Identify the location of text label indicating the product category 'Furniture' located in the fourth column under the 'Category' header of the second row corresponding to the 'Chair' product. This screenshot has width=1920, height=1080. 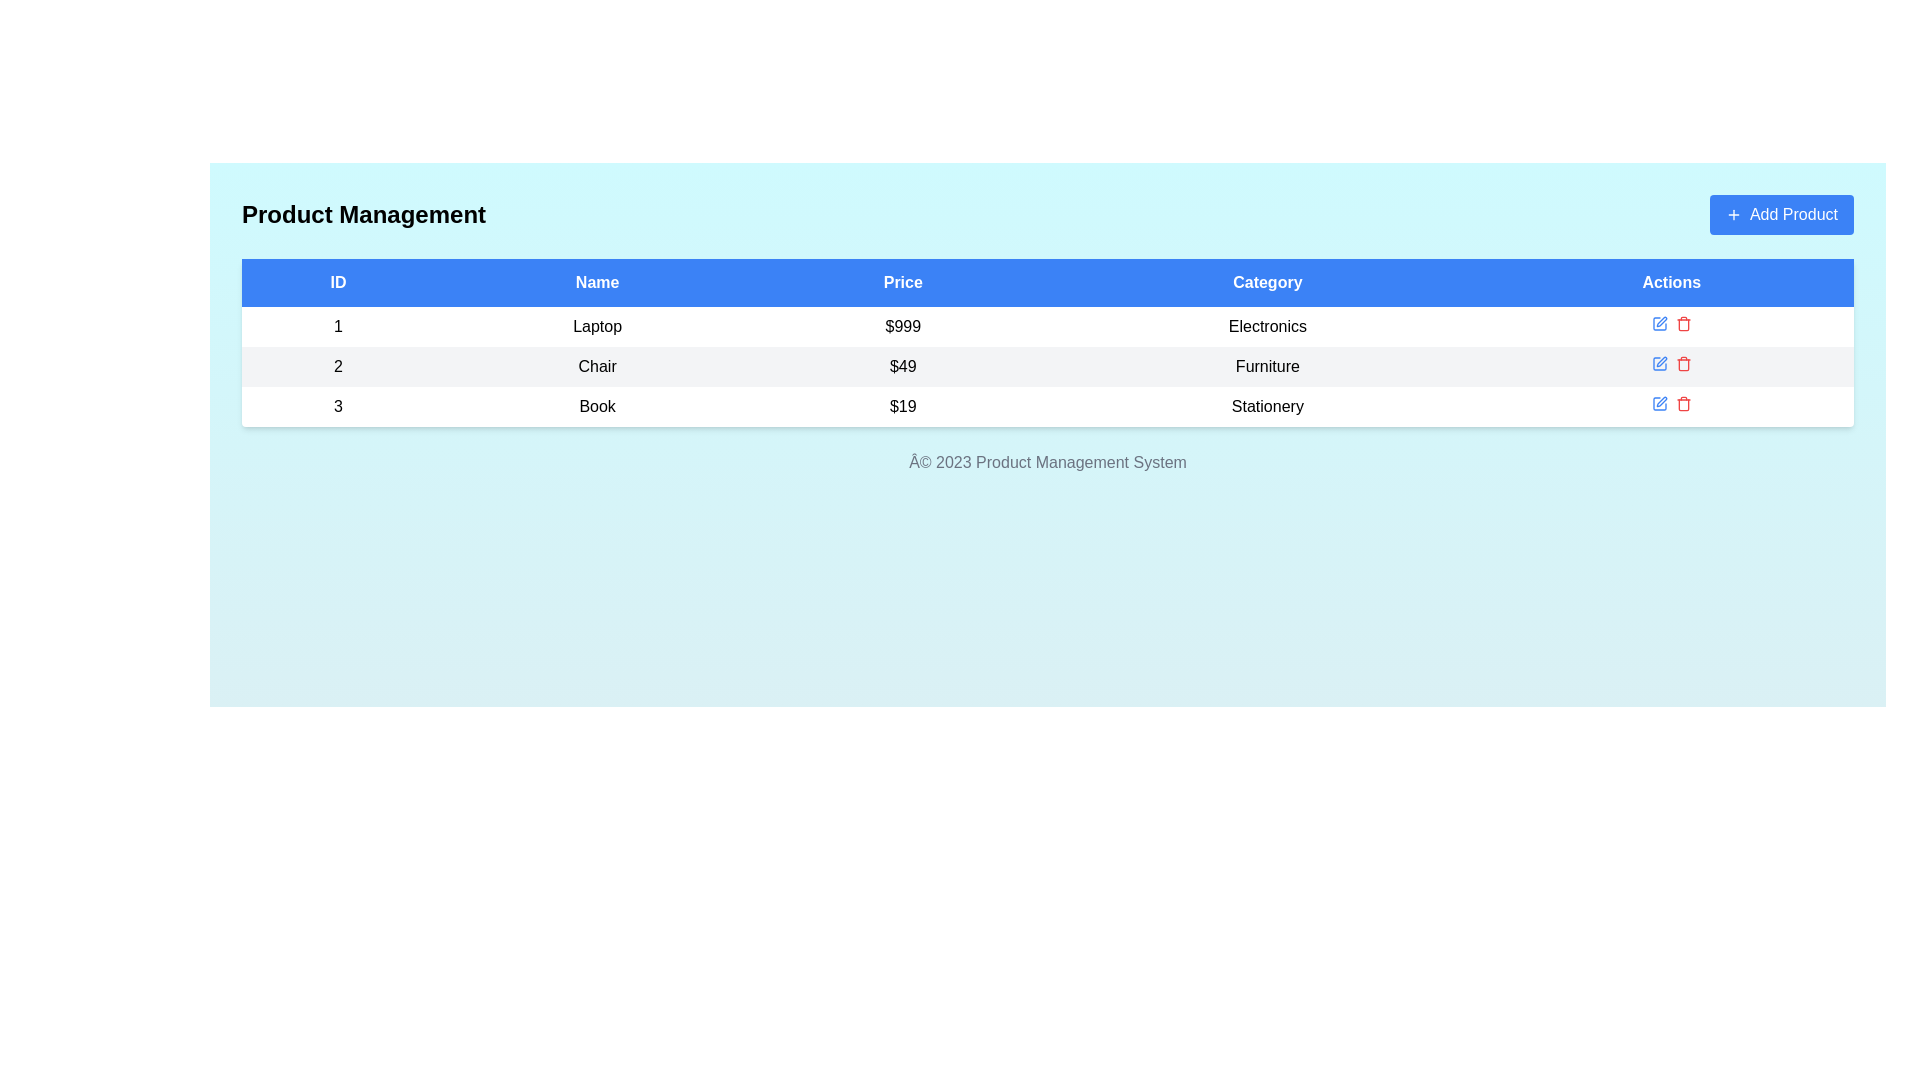
(1266, 366).